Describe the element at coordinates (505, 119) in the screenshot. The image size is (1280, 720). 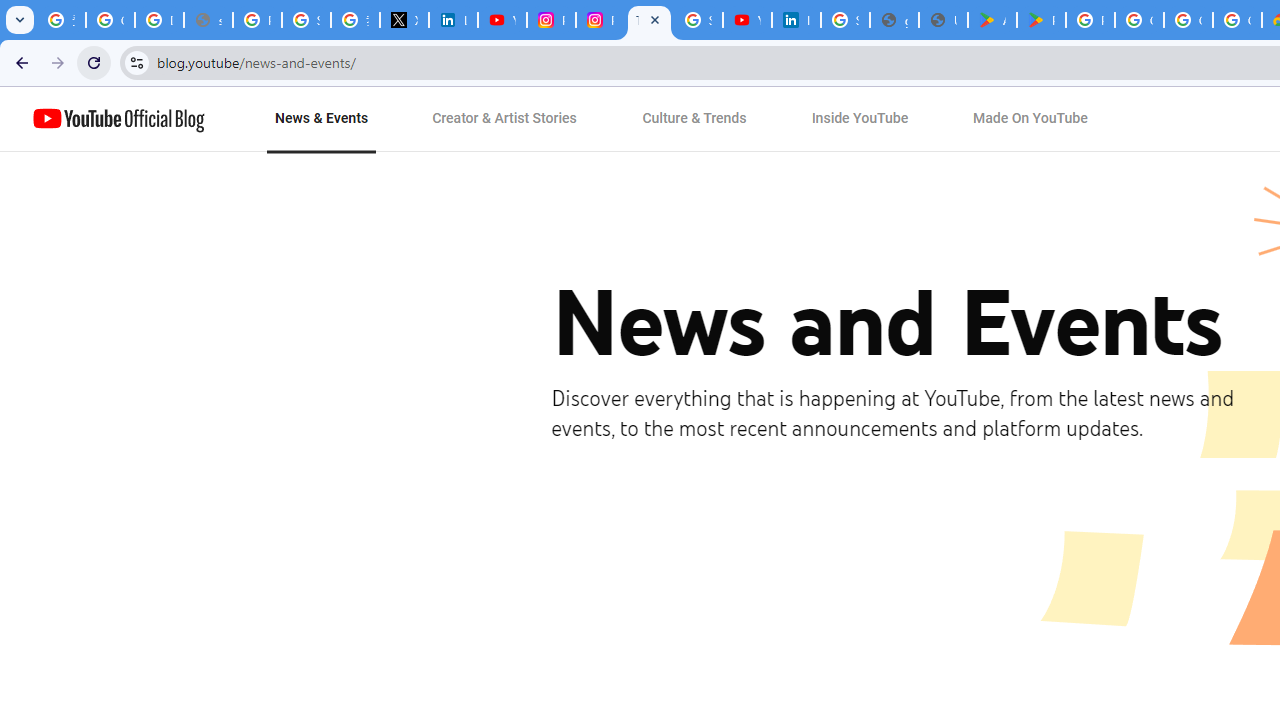
I see `'Creator & Artist Stories'` at that location.